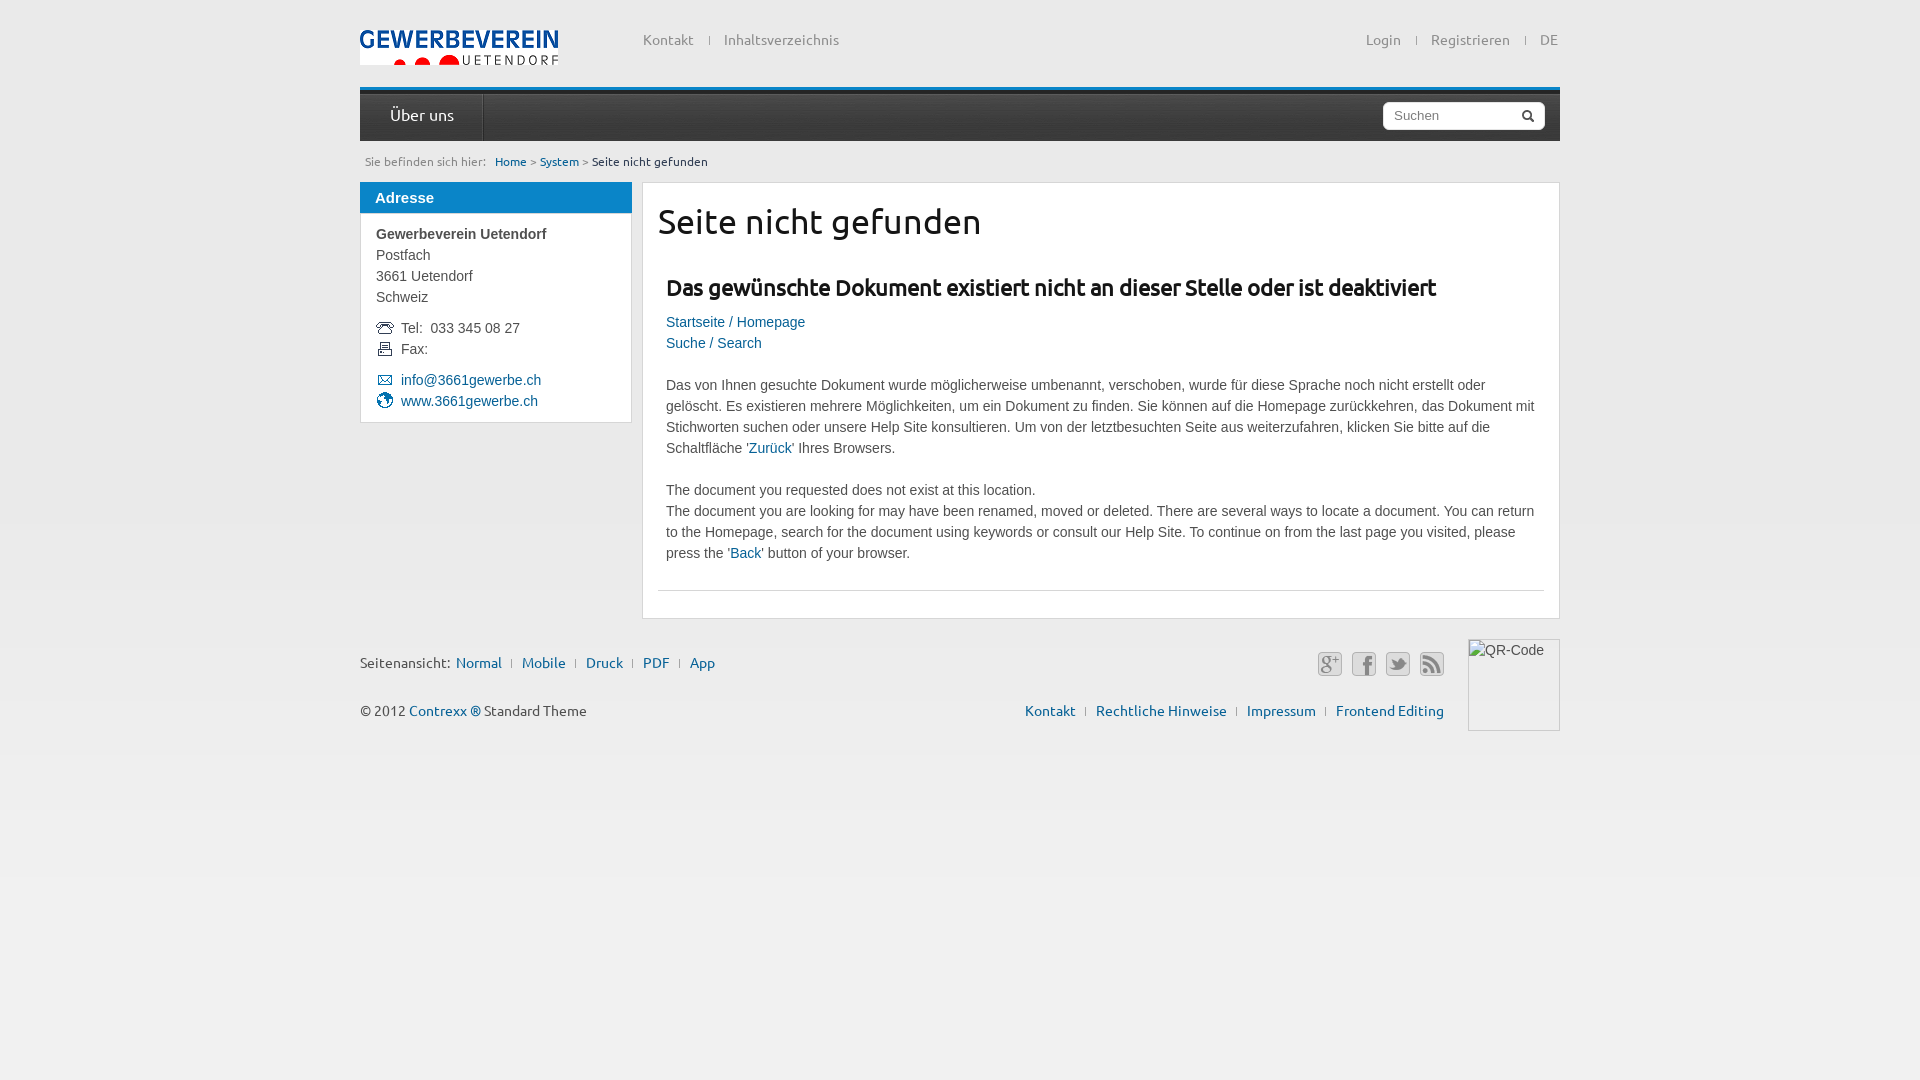  What do you see at coordinates (780, 38) in the screenshot?
I see `'Inhaltsverzeichnis'` at bounding box center [780, 38].